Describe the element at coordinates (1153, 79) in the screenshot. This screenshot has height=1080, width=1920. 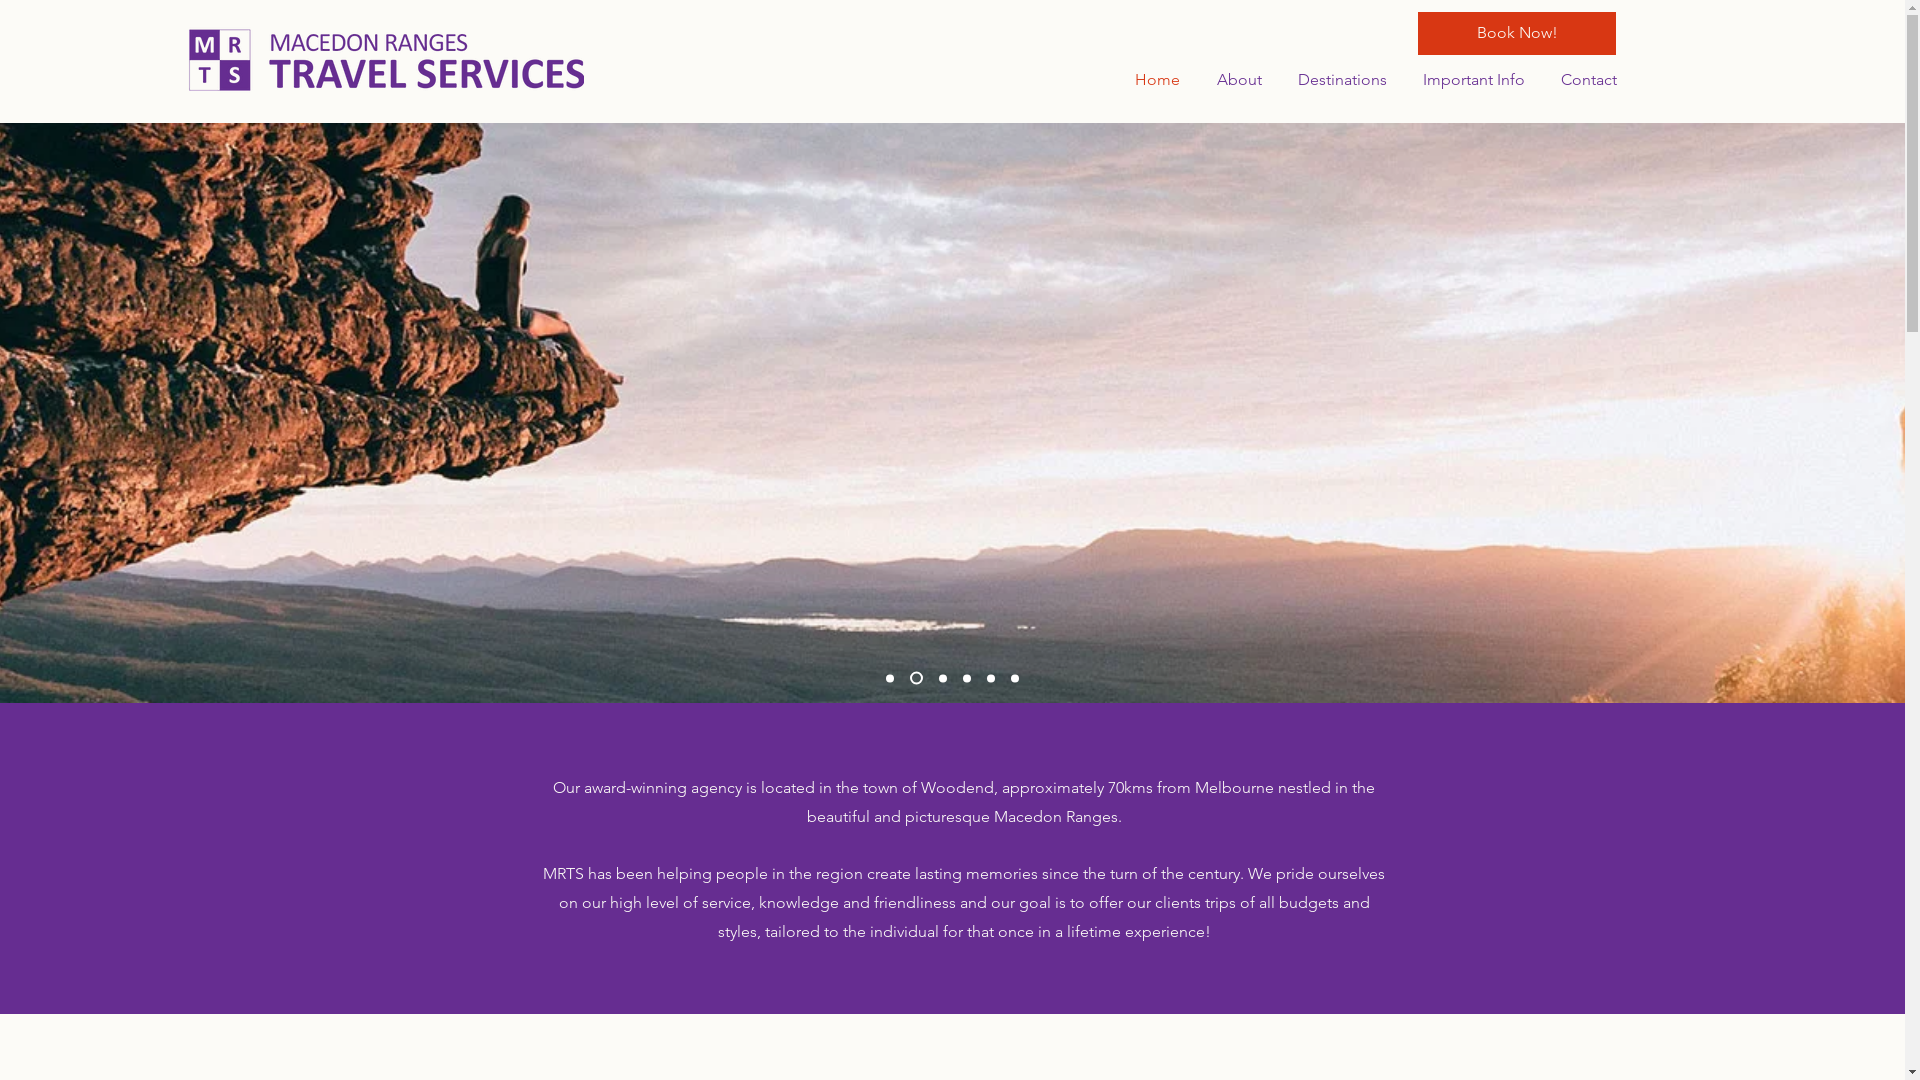
I see `'Home'` at that location.